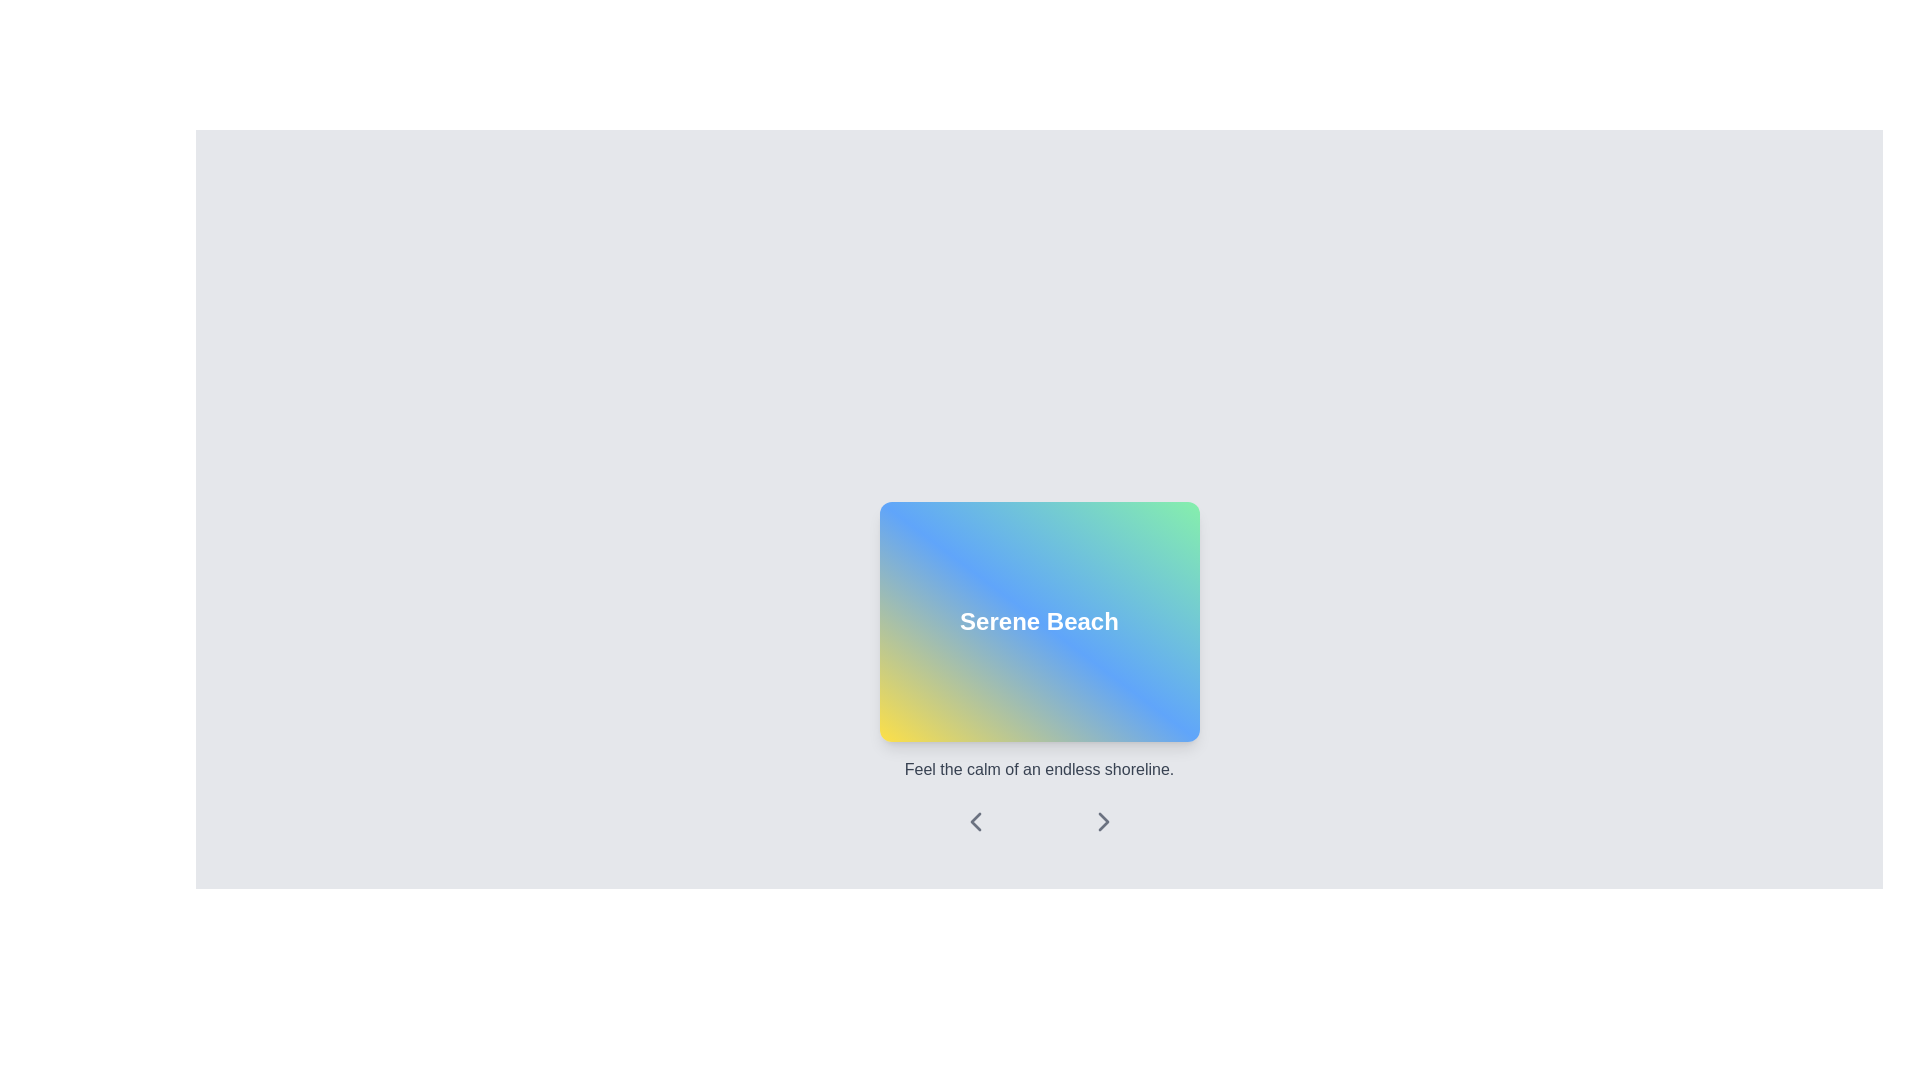 The width and height of the screenshot is (1920, 1080). What do you see at coordinates (975, 821) in the screenshot?
I see `the left navigation button (icon-based) that is located directly beneath the text 'Feel the calm of an endless shoreline'` at bounding box center [975, 821].